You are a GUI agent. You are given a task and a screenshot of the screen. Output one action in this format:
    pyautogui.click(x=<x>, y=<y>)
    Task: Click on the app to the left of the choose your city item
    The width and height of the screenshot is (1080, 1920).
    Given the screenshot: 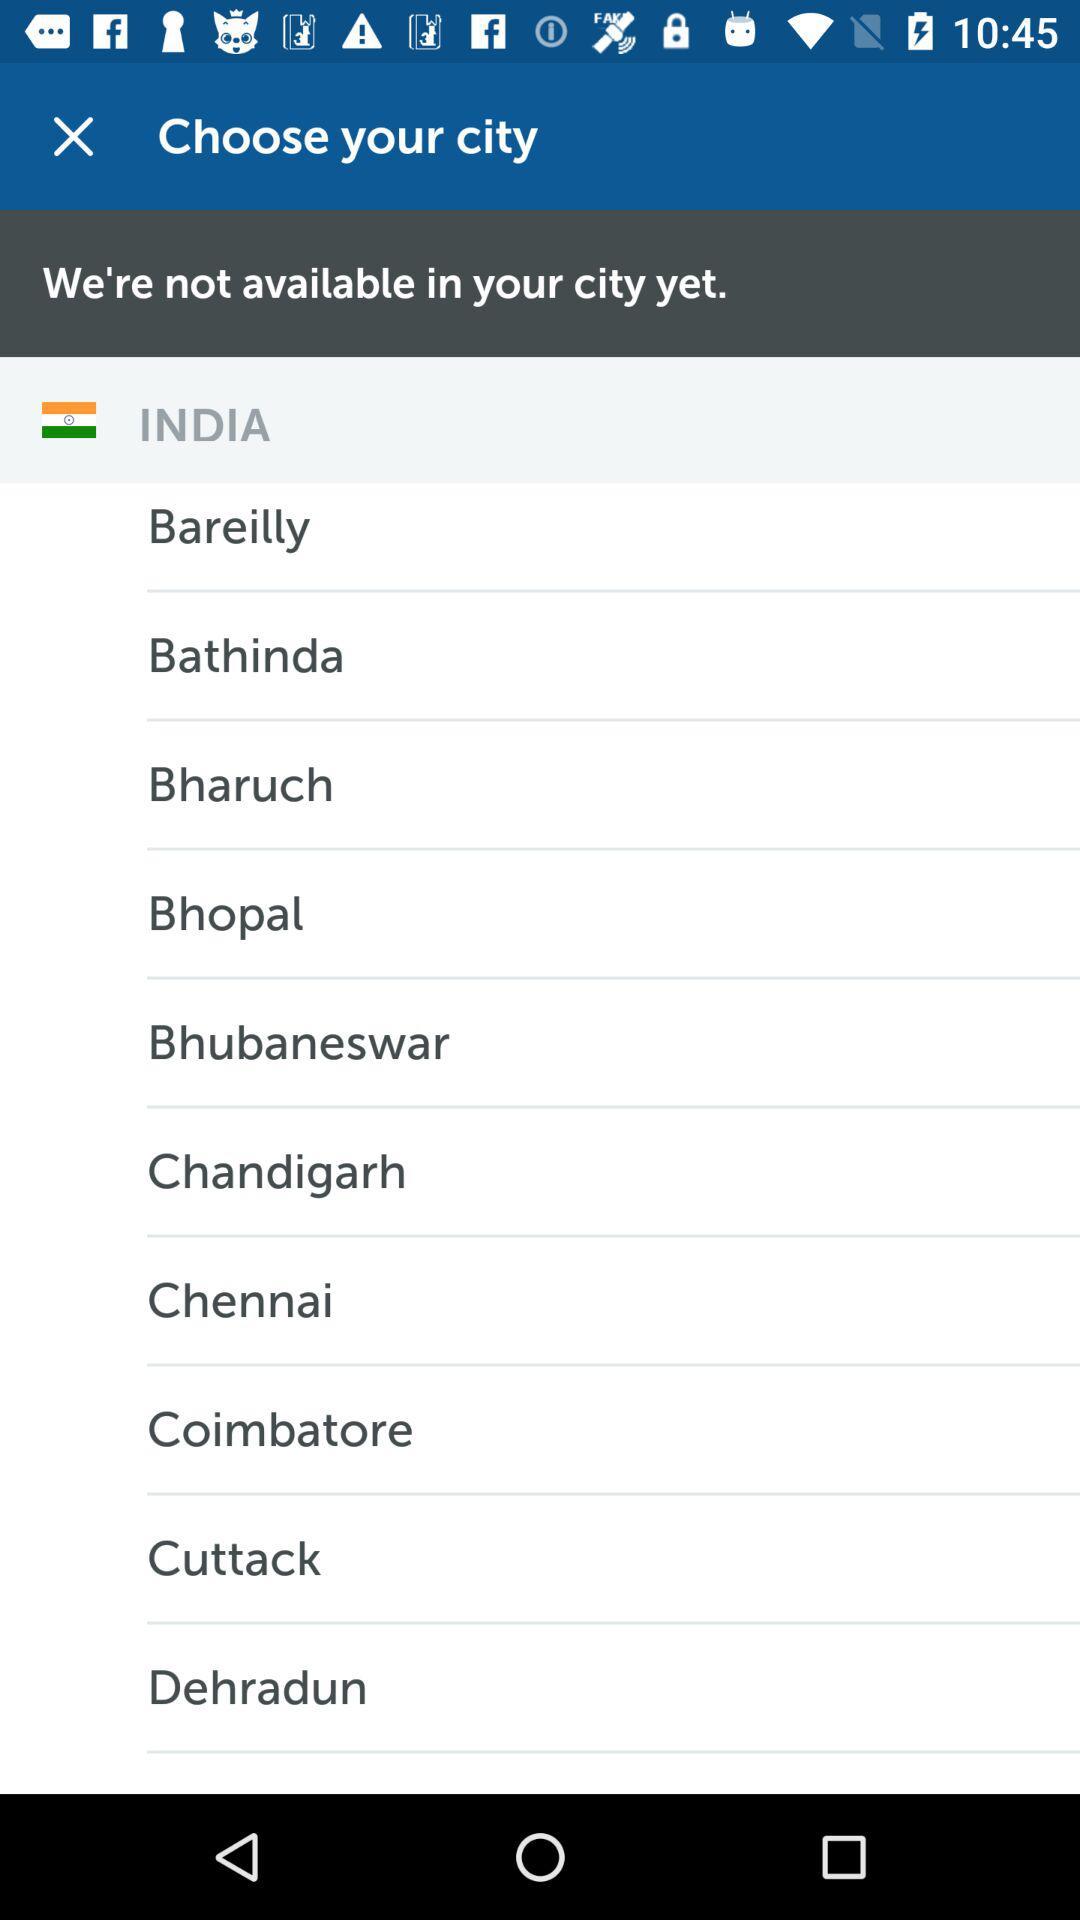 What is the action you would take?
    pyautogui.click(x=72, y=135)
    